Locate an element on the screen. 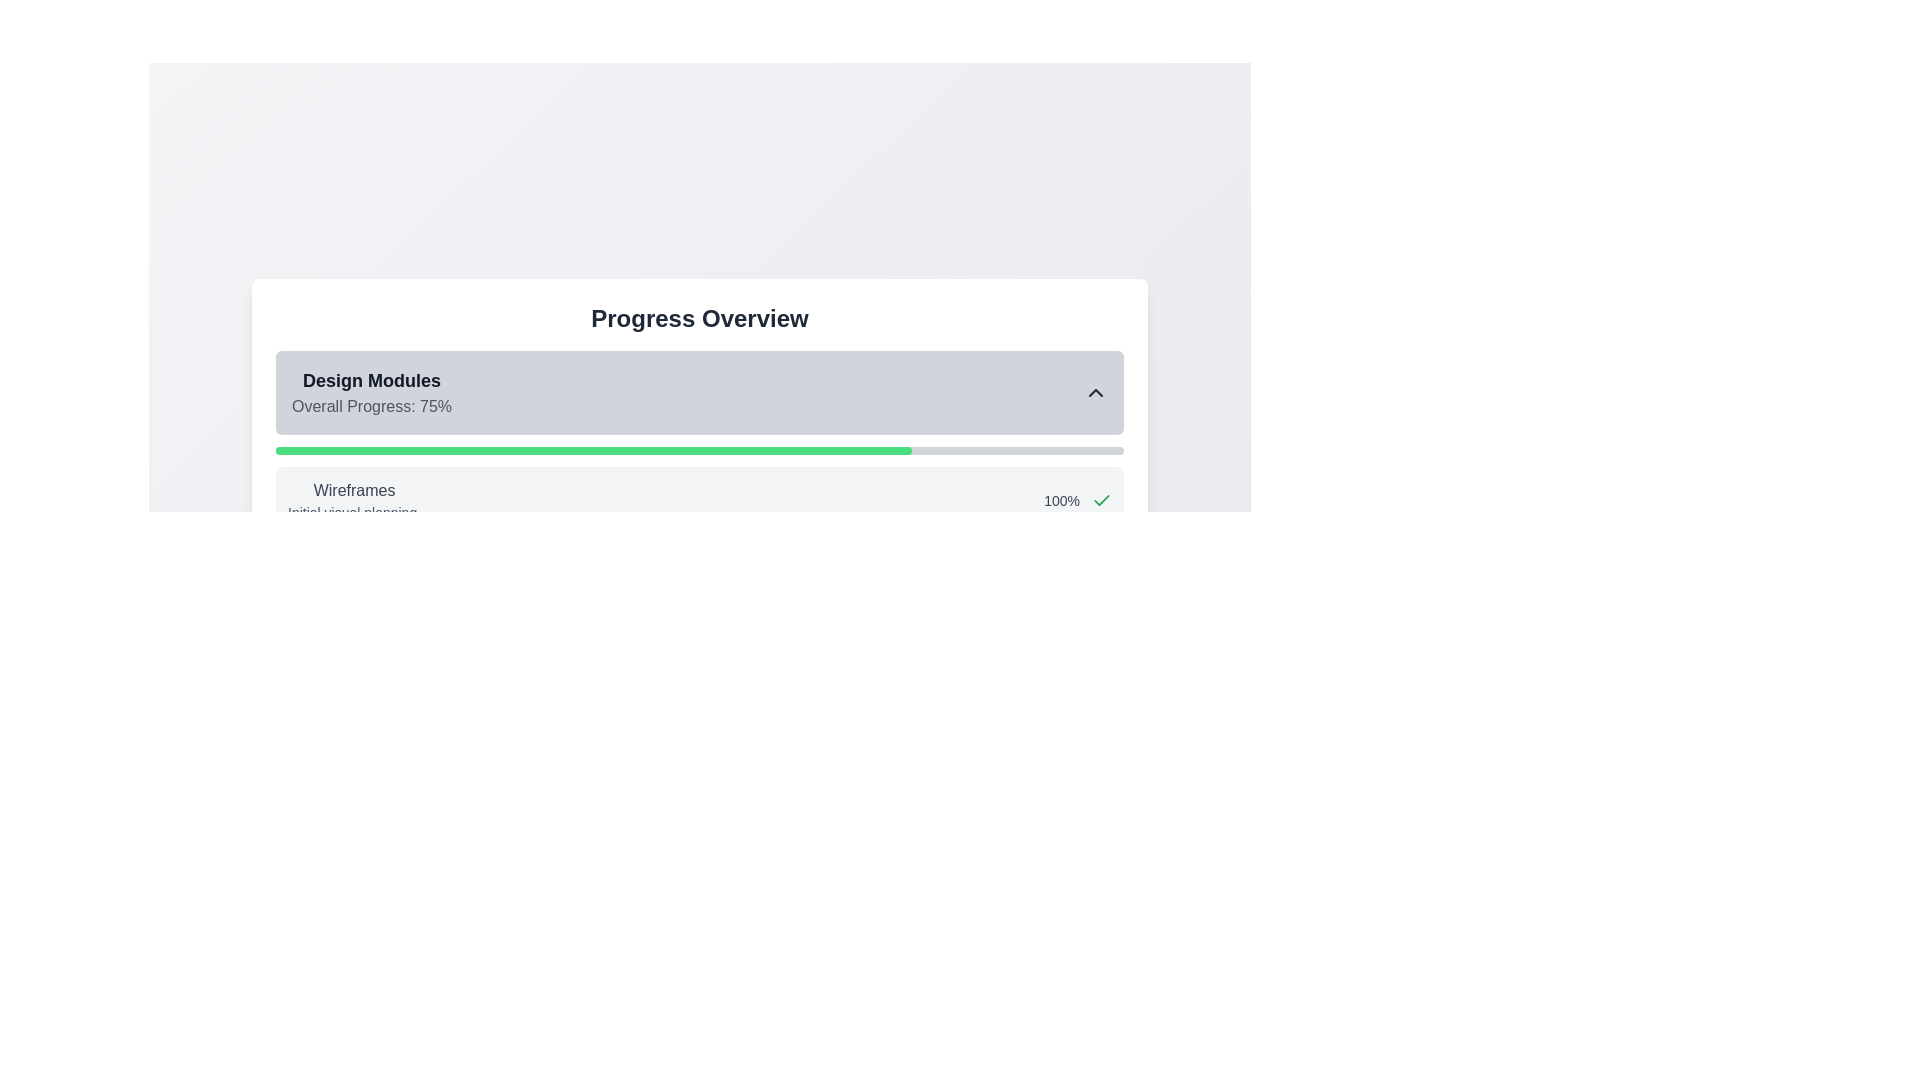 The width and height of the screenshot is (1920, 1080). the informational label or status indicator displaying '100%' with a green checkmark icon, located within the 'Progress Overview' card, aligned with the 'Wireframes' label is located at coordinates (1077, 500).